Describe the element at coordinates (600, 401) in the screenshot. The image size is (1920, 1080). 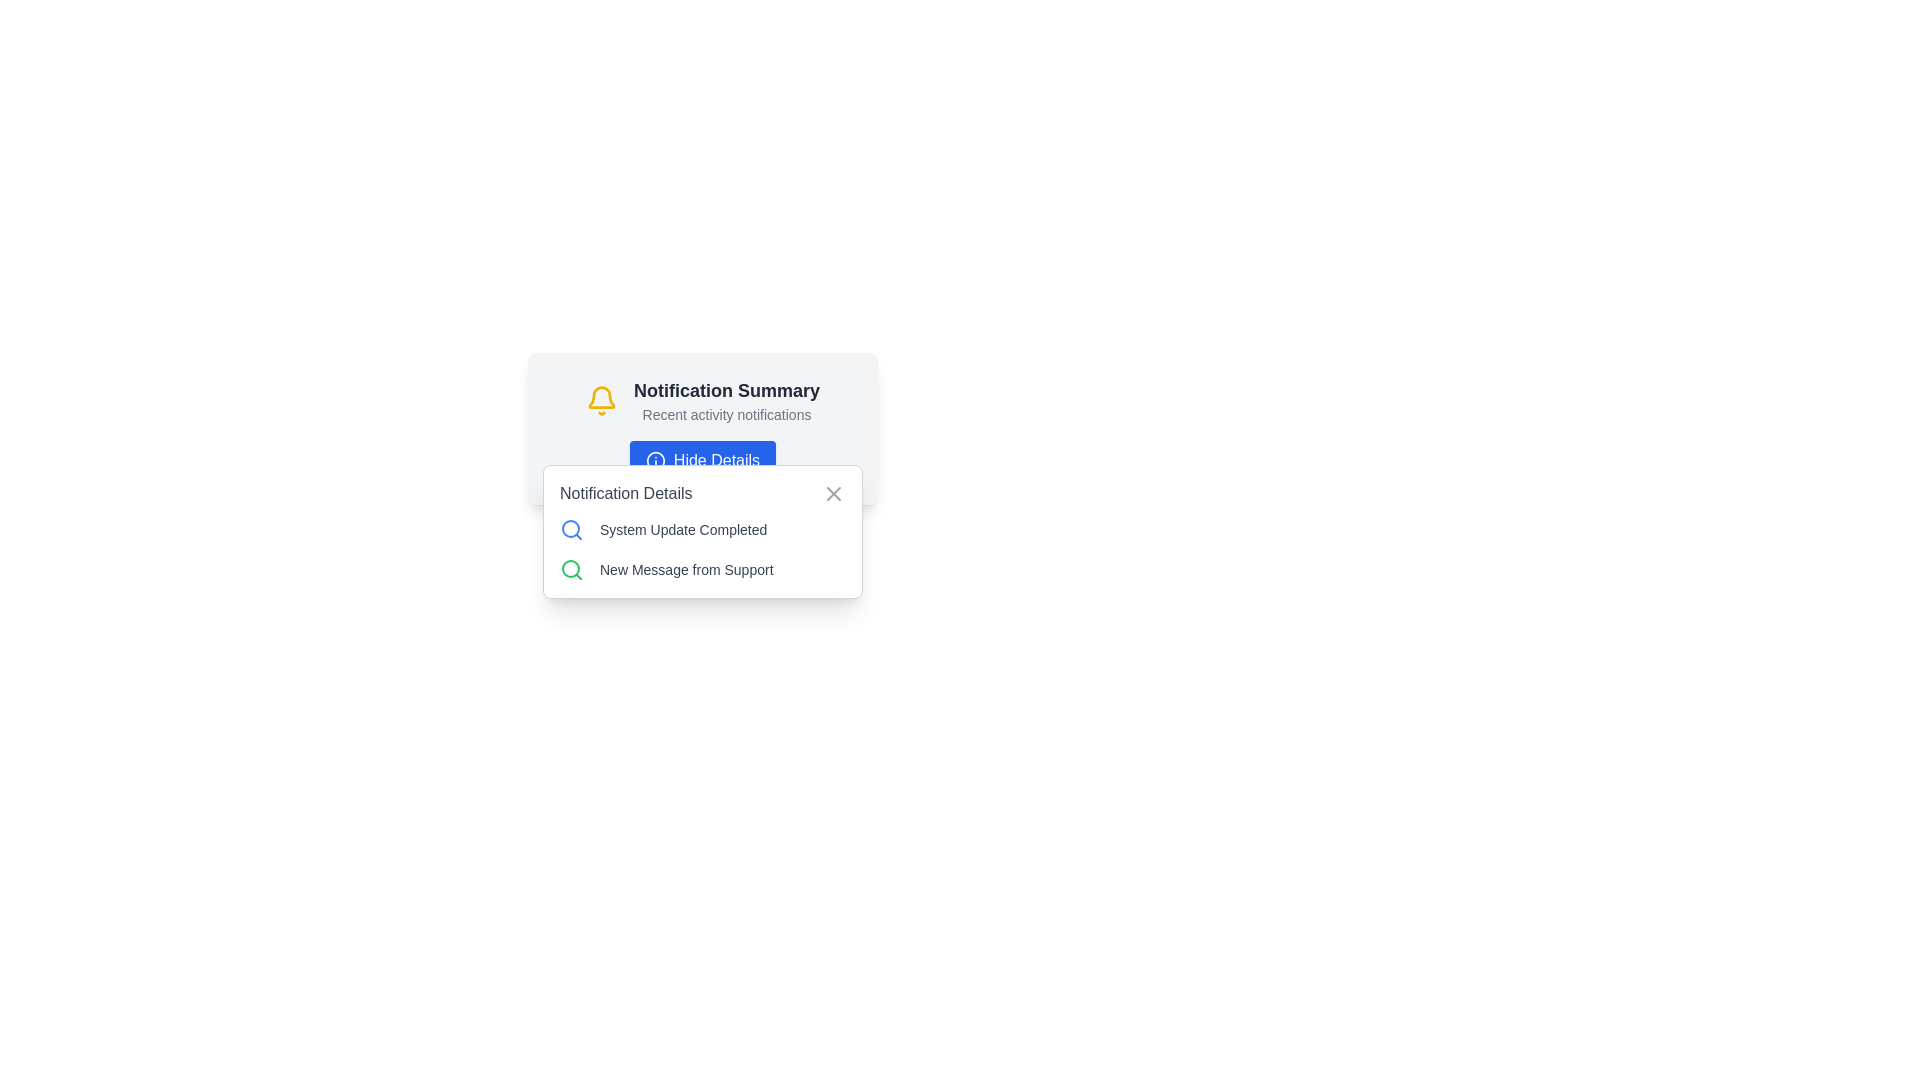
I see `yellow bell icon located to the left of the text 'Notification Summary' in the upper left corner of the notification summary card` at that location.